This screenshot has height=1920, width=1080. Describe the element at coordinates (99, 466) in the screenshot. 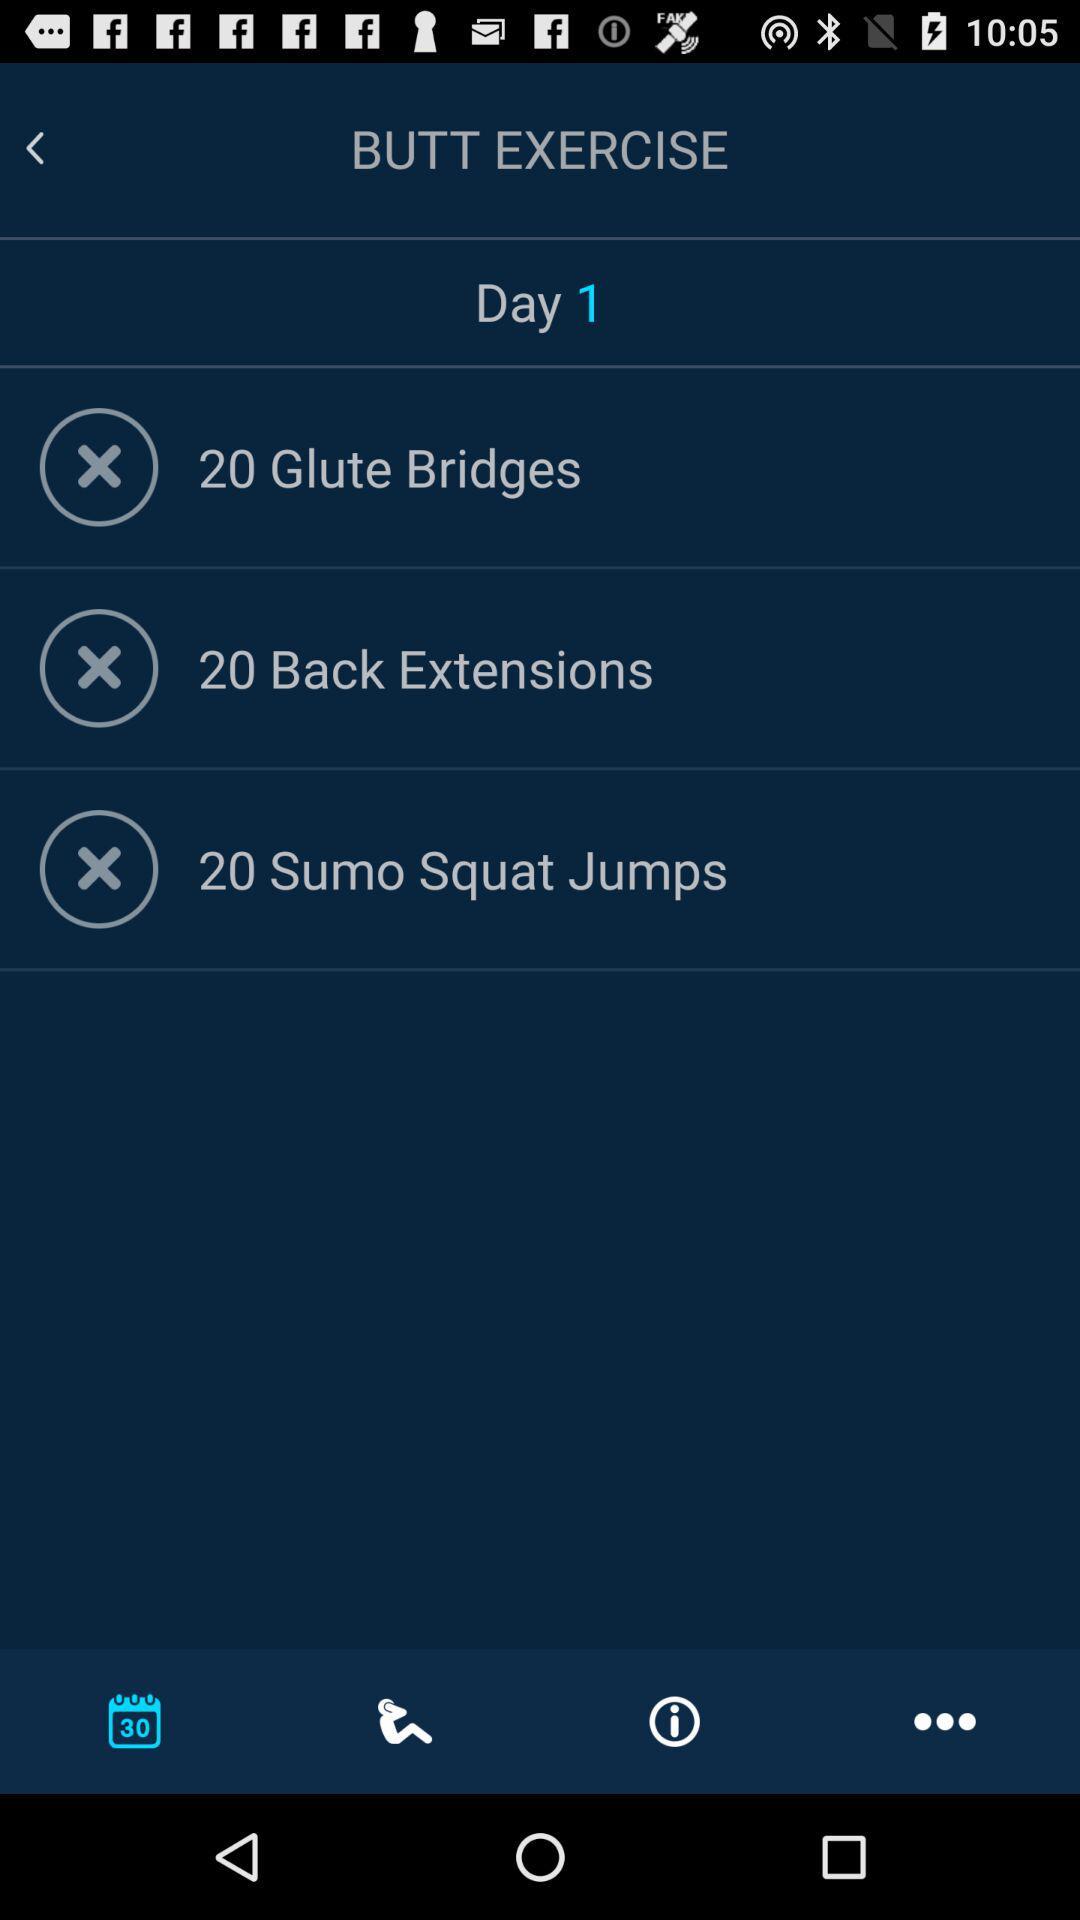

I see `delete listing` at that location.